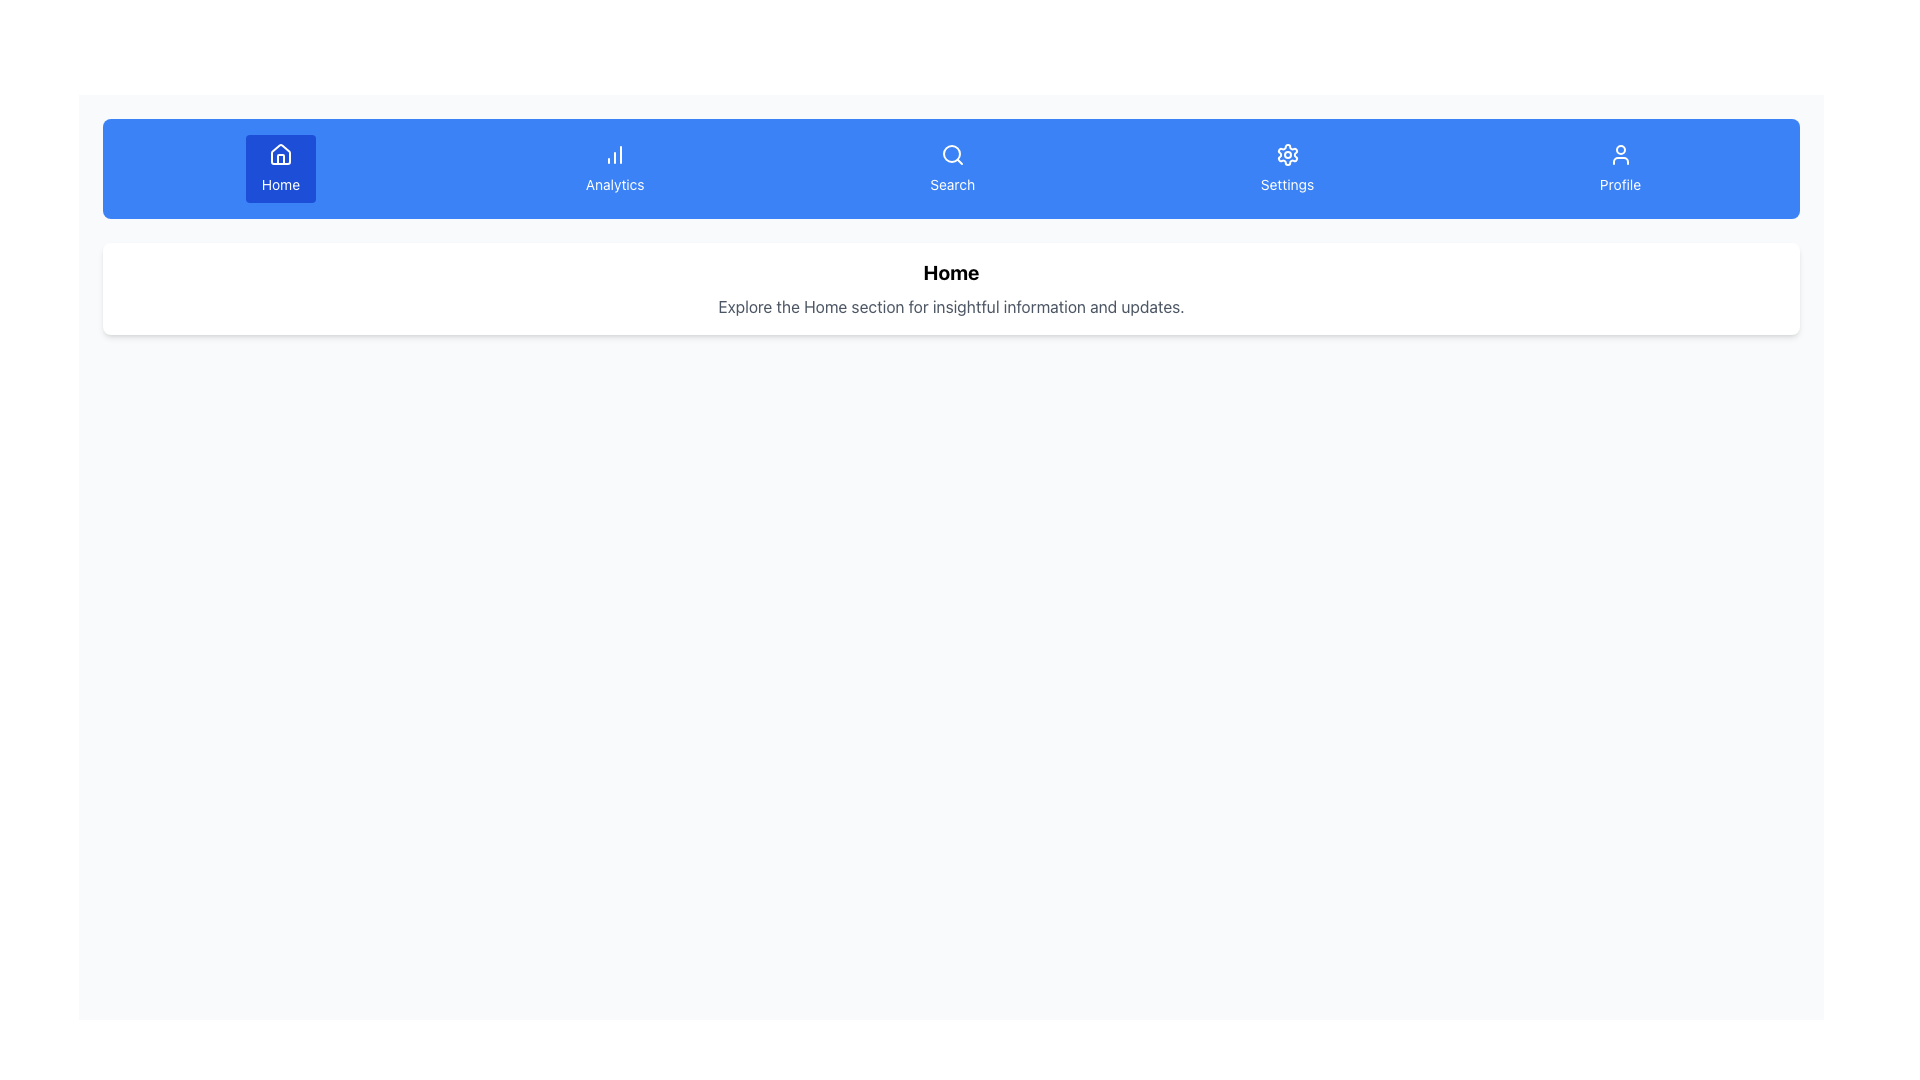  What do you see at coordinates (279, 168) in the screenshot?
I see `the 'Home' button located at the far left of the navigation bar` at bounding box center [279, 168].